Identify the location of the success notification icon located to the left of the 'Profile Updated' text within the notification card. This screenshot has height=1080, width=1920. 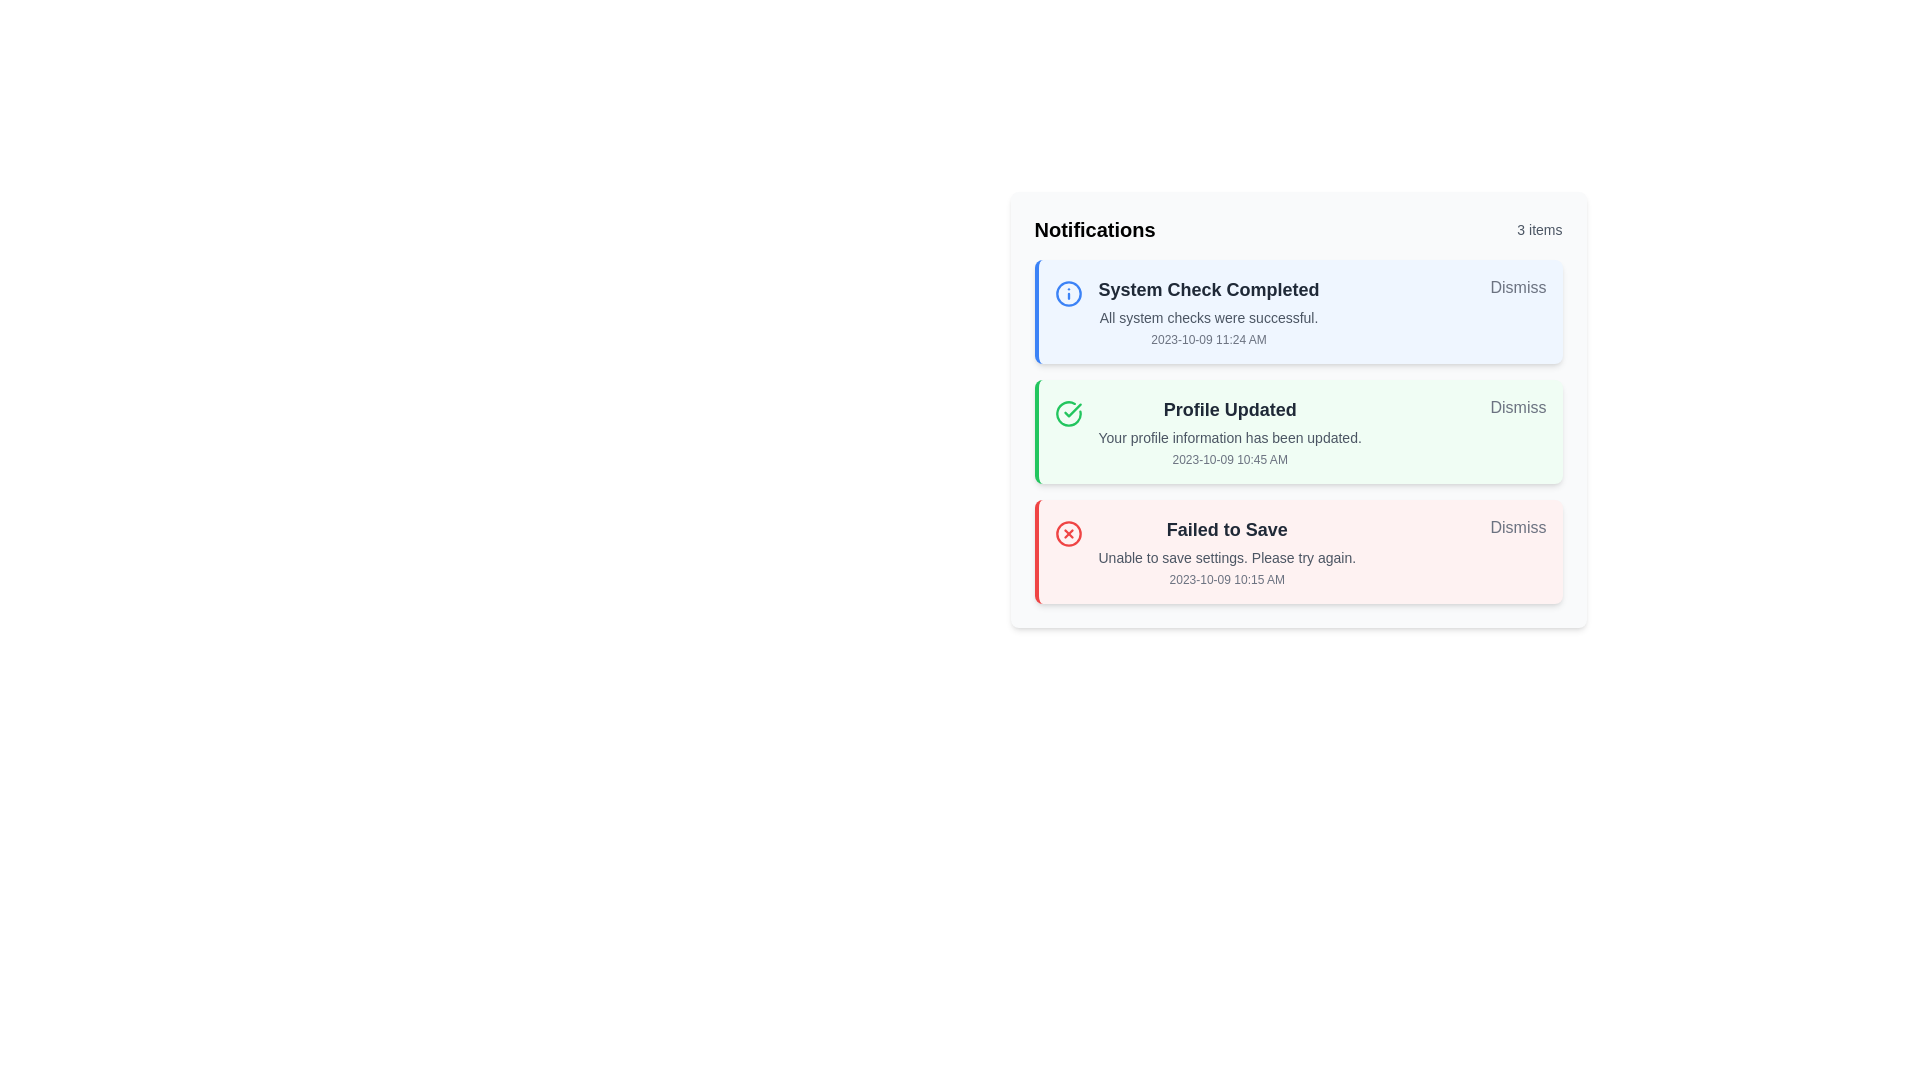
(1067, 412).